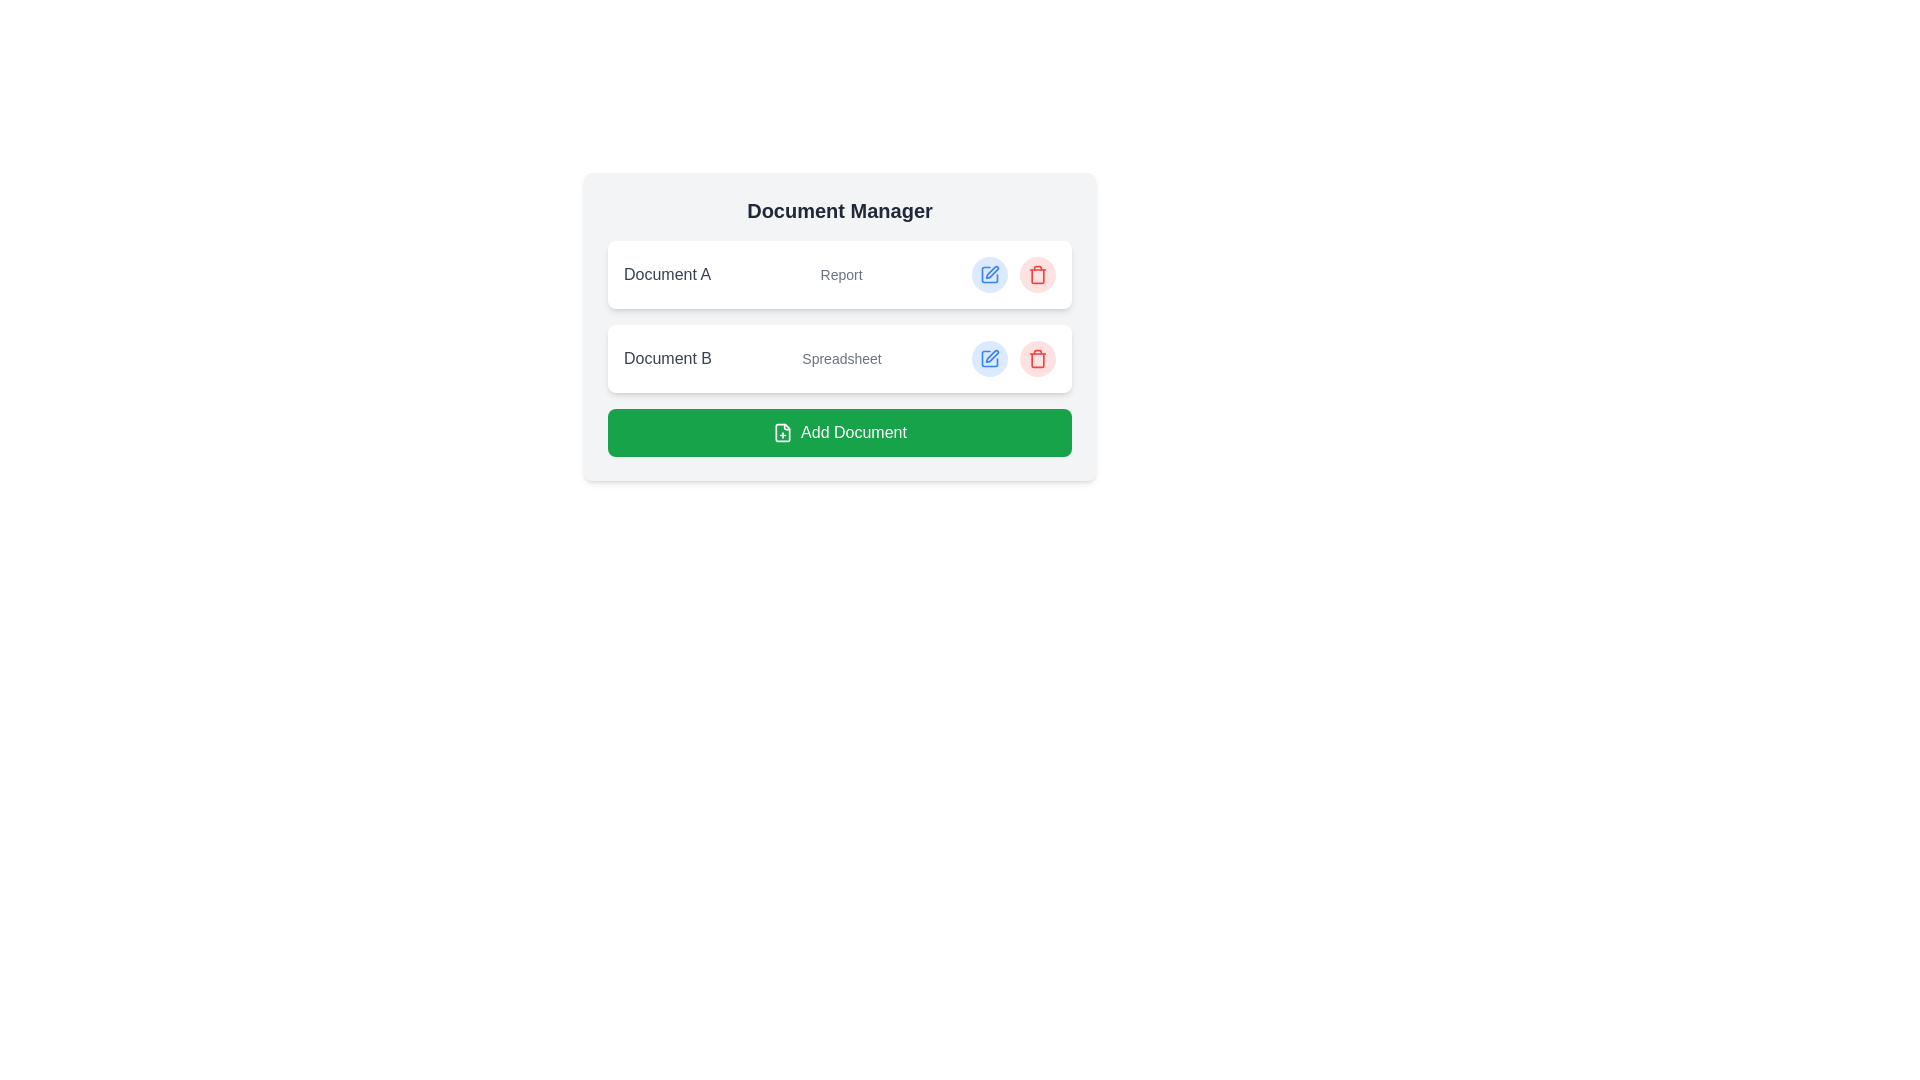  Describe the element at coordinates (840, 347) in the screenshot. I see `the second list item in the document manager interface, which is positioned below 'Document A' and above the 'Add Document' button` at that location.